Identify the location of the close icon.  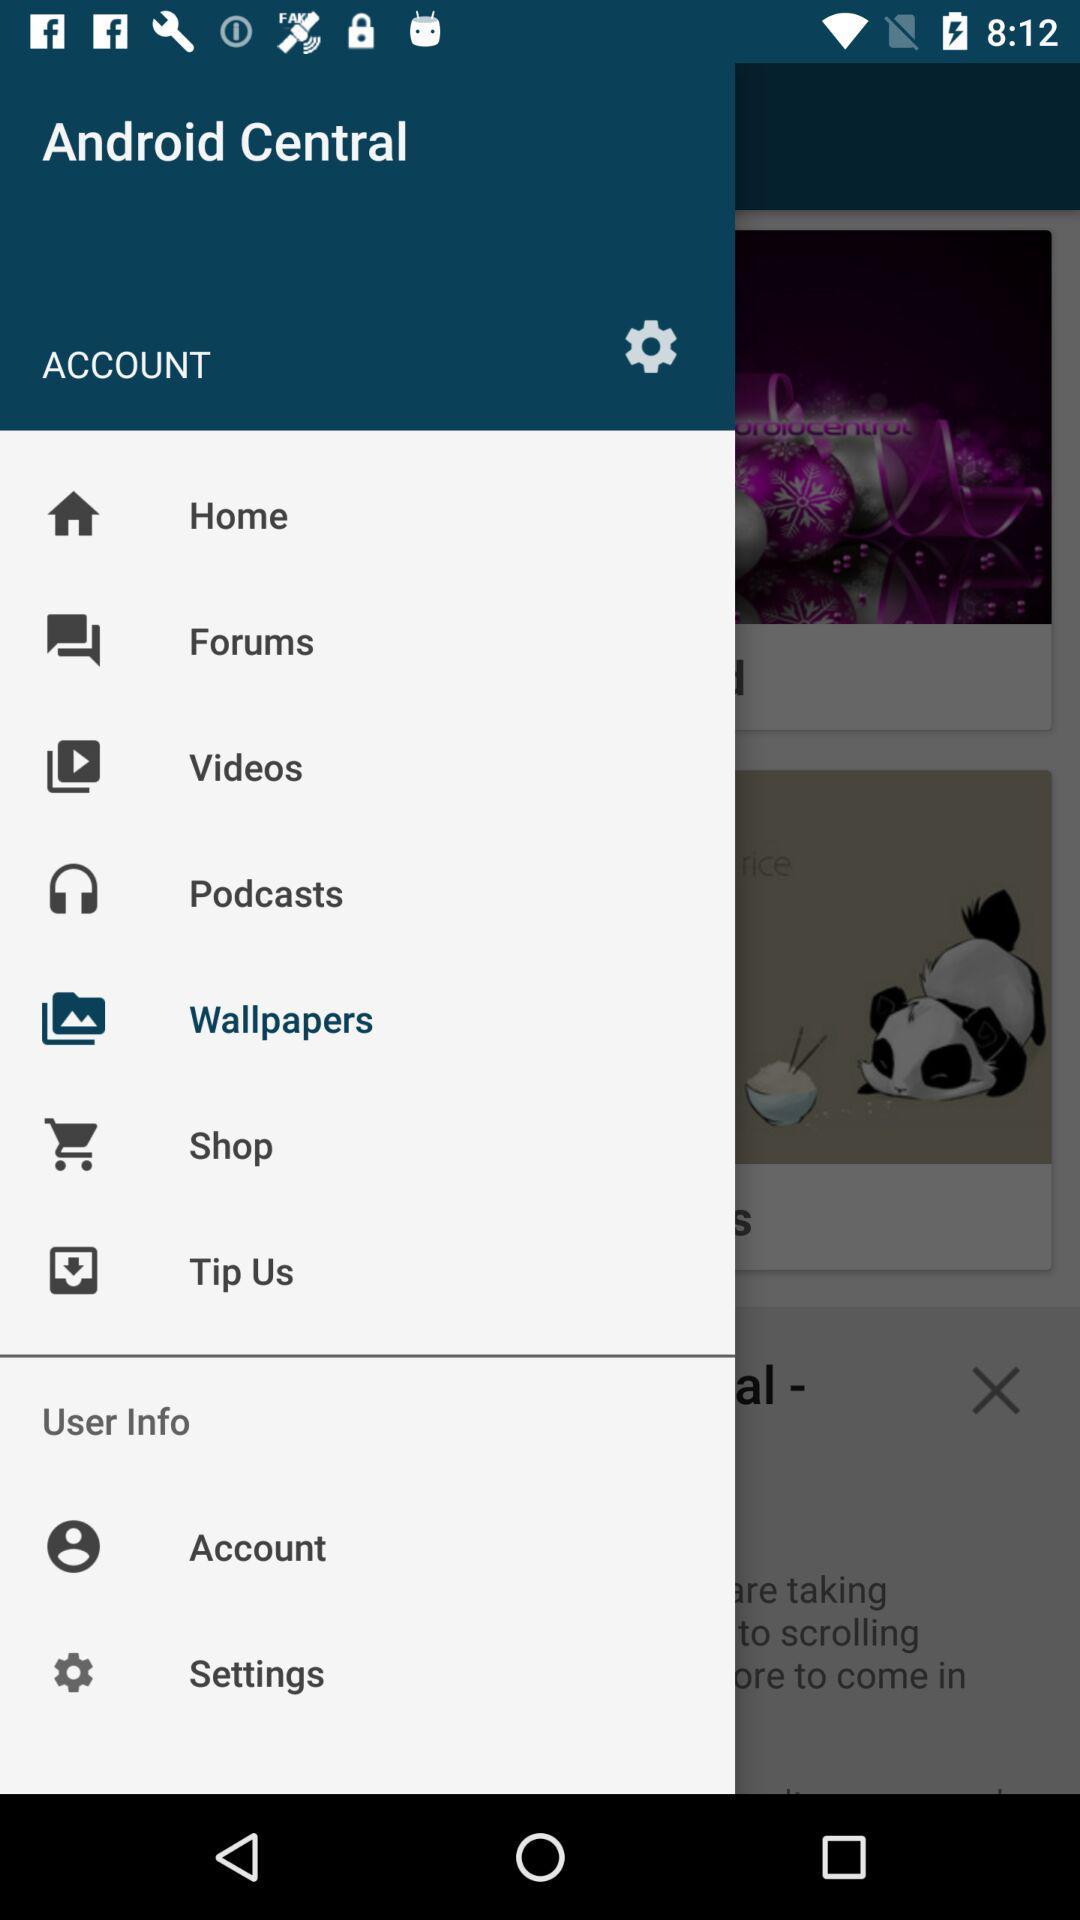
(995, 1389).